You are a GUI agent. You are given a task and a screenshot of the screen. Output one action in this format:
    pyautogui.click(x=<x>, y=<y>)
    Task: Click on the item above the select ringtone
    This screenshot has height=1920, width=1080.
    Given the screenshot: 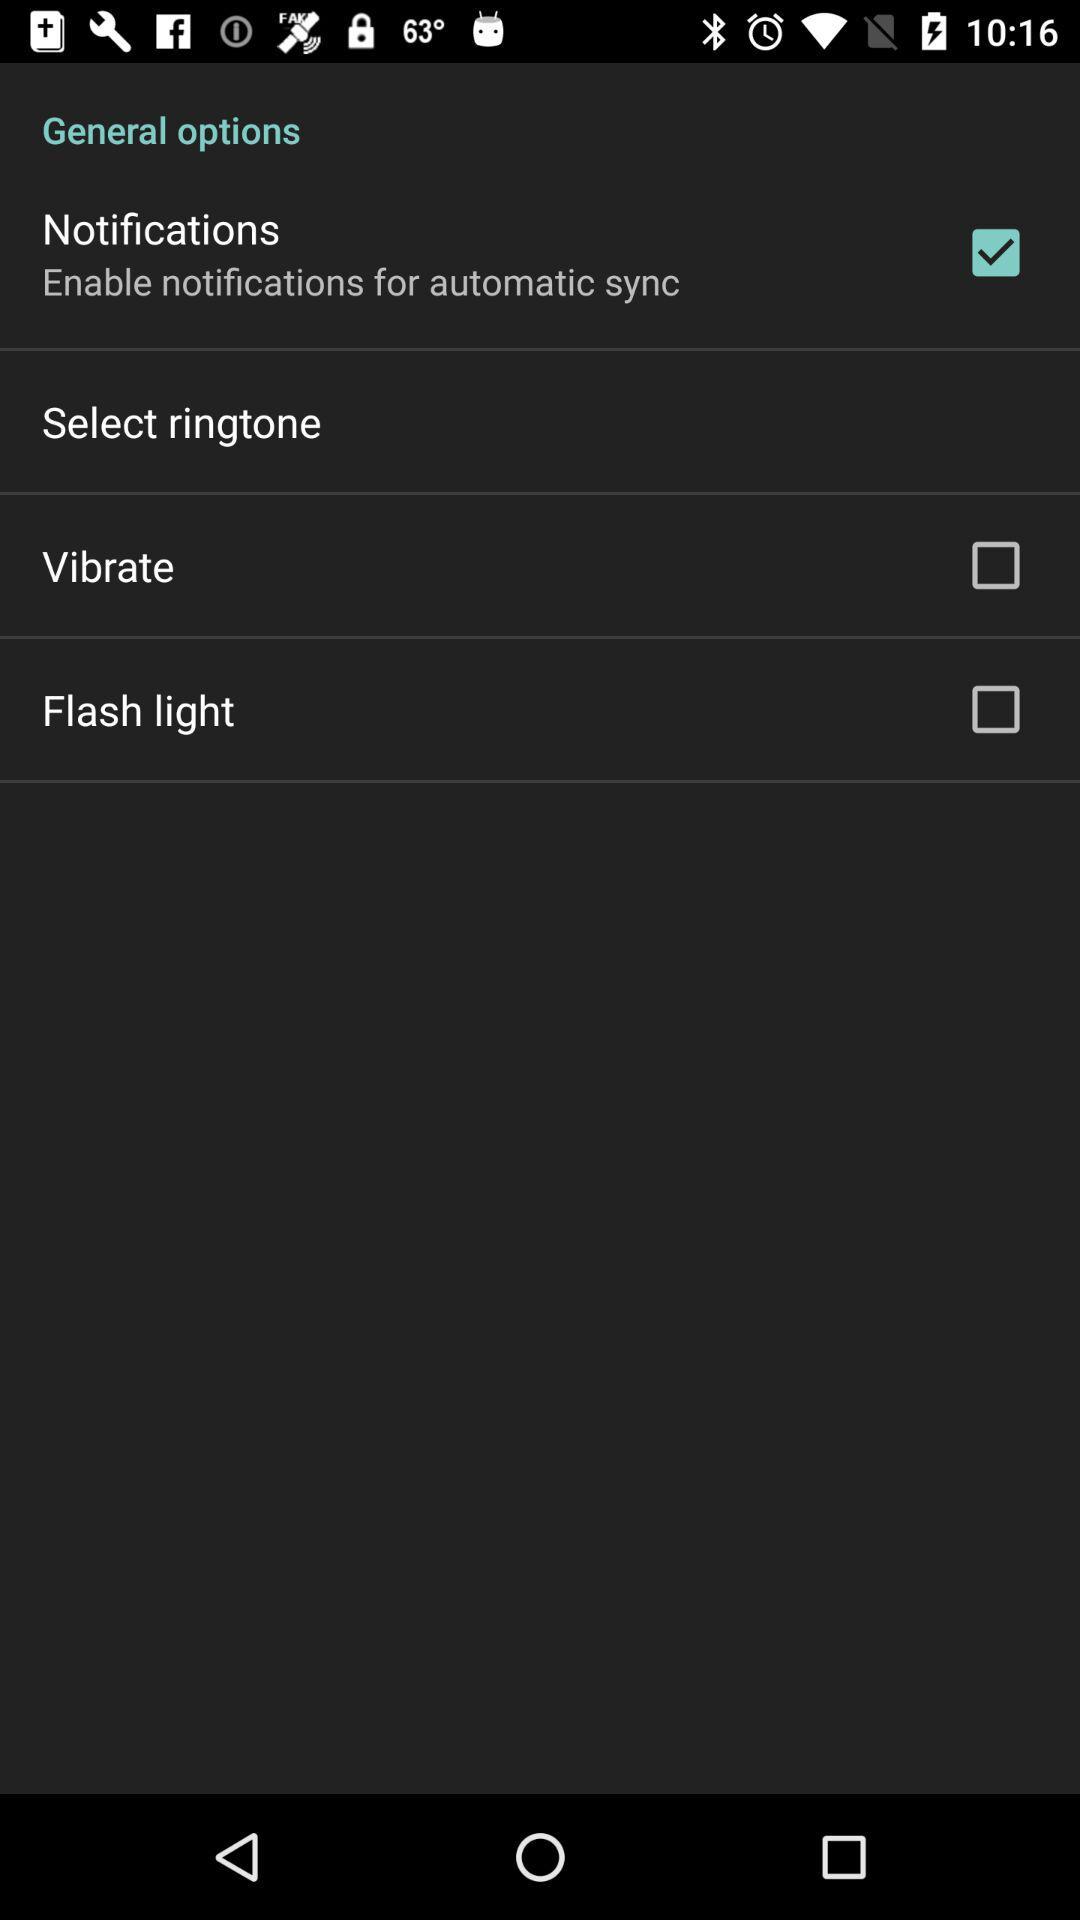 What is the action you would take?
    pyautogui.click(x=361, y=280)
    